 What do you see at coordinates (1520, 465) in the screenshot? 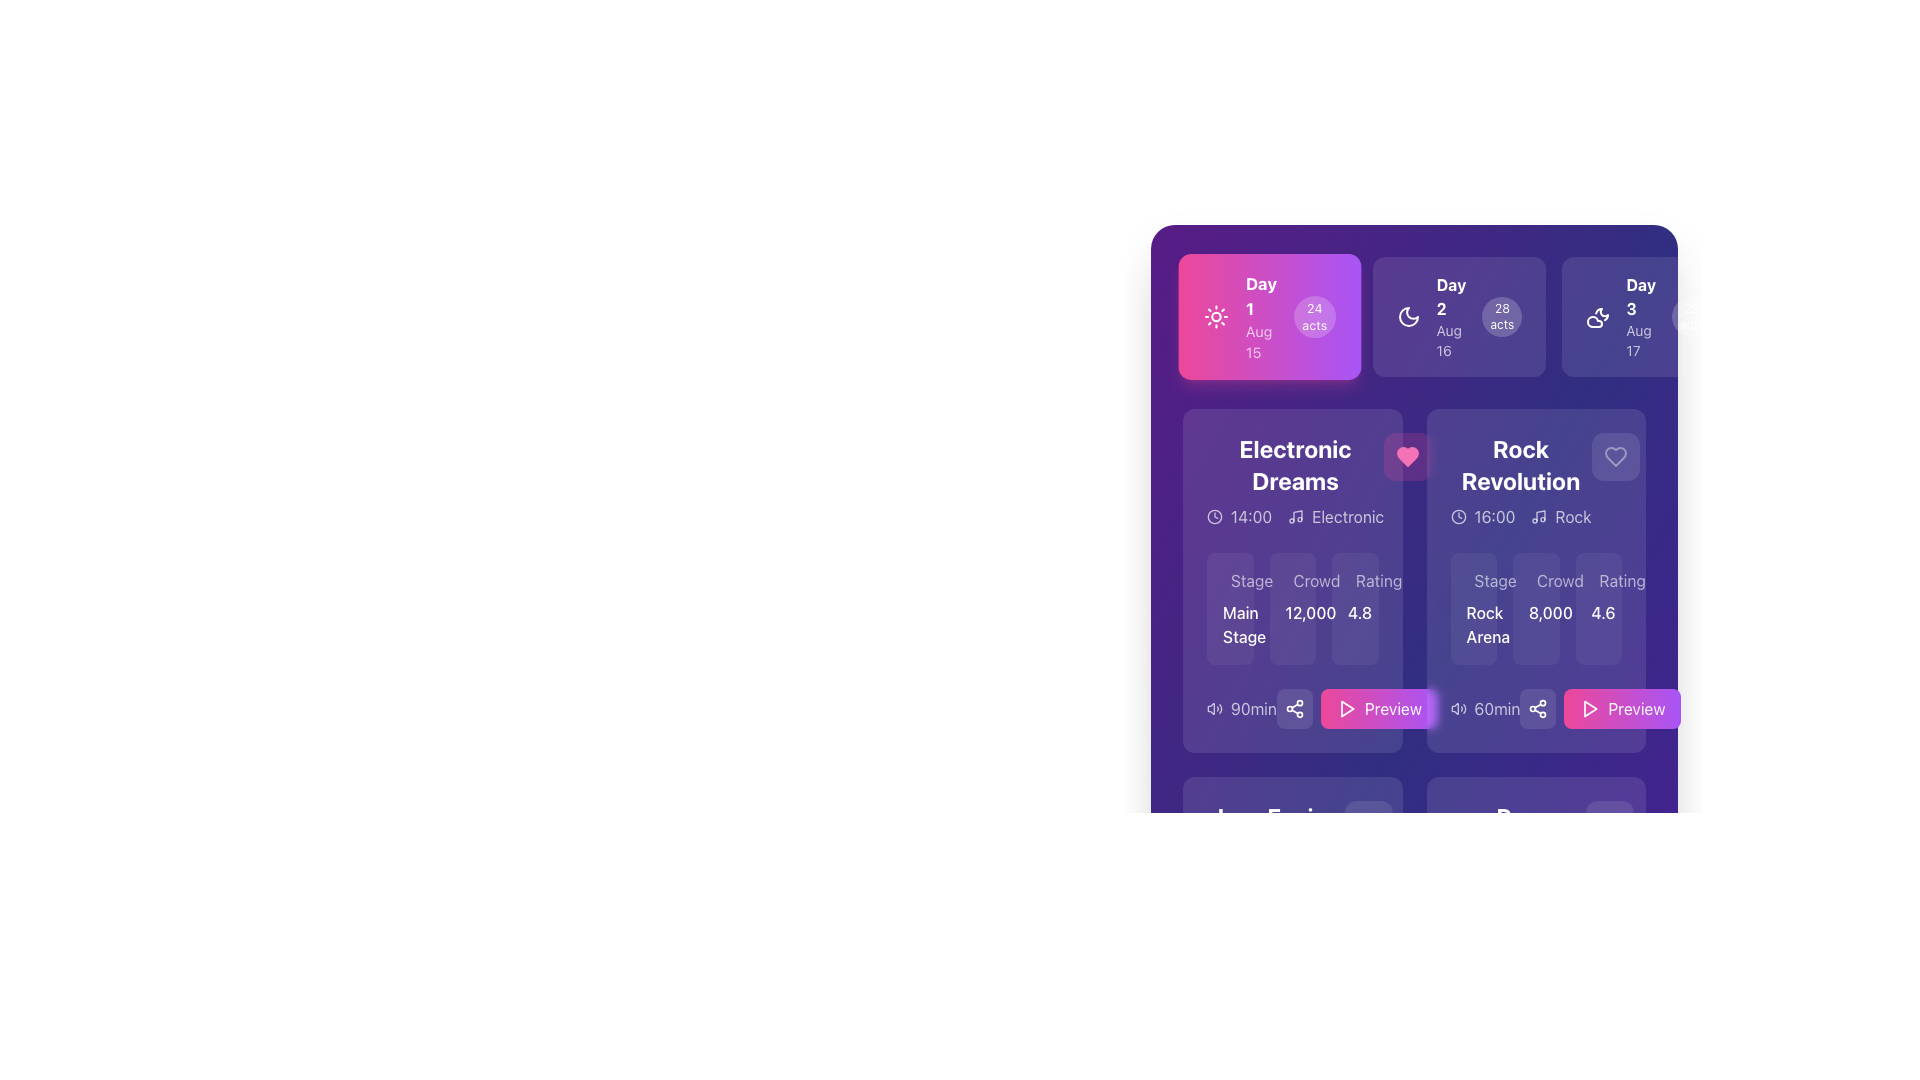
I see `the title text element for the event 'Rock Revolution', which is positioned to the right of the 'Electronic Dreams' event box` at bounding box center [1520, 465].